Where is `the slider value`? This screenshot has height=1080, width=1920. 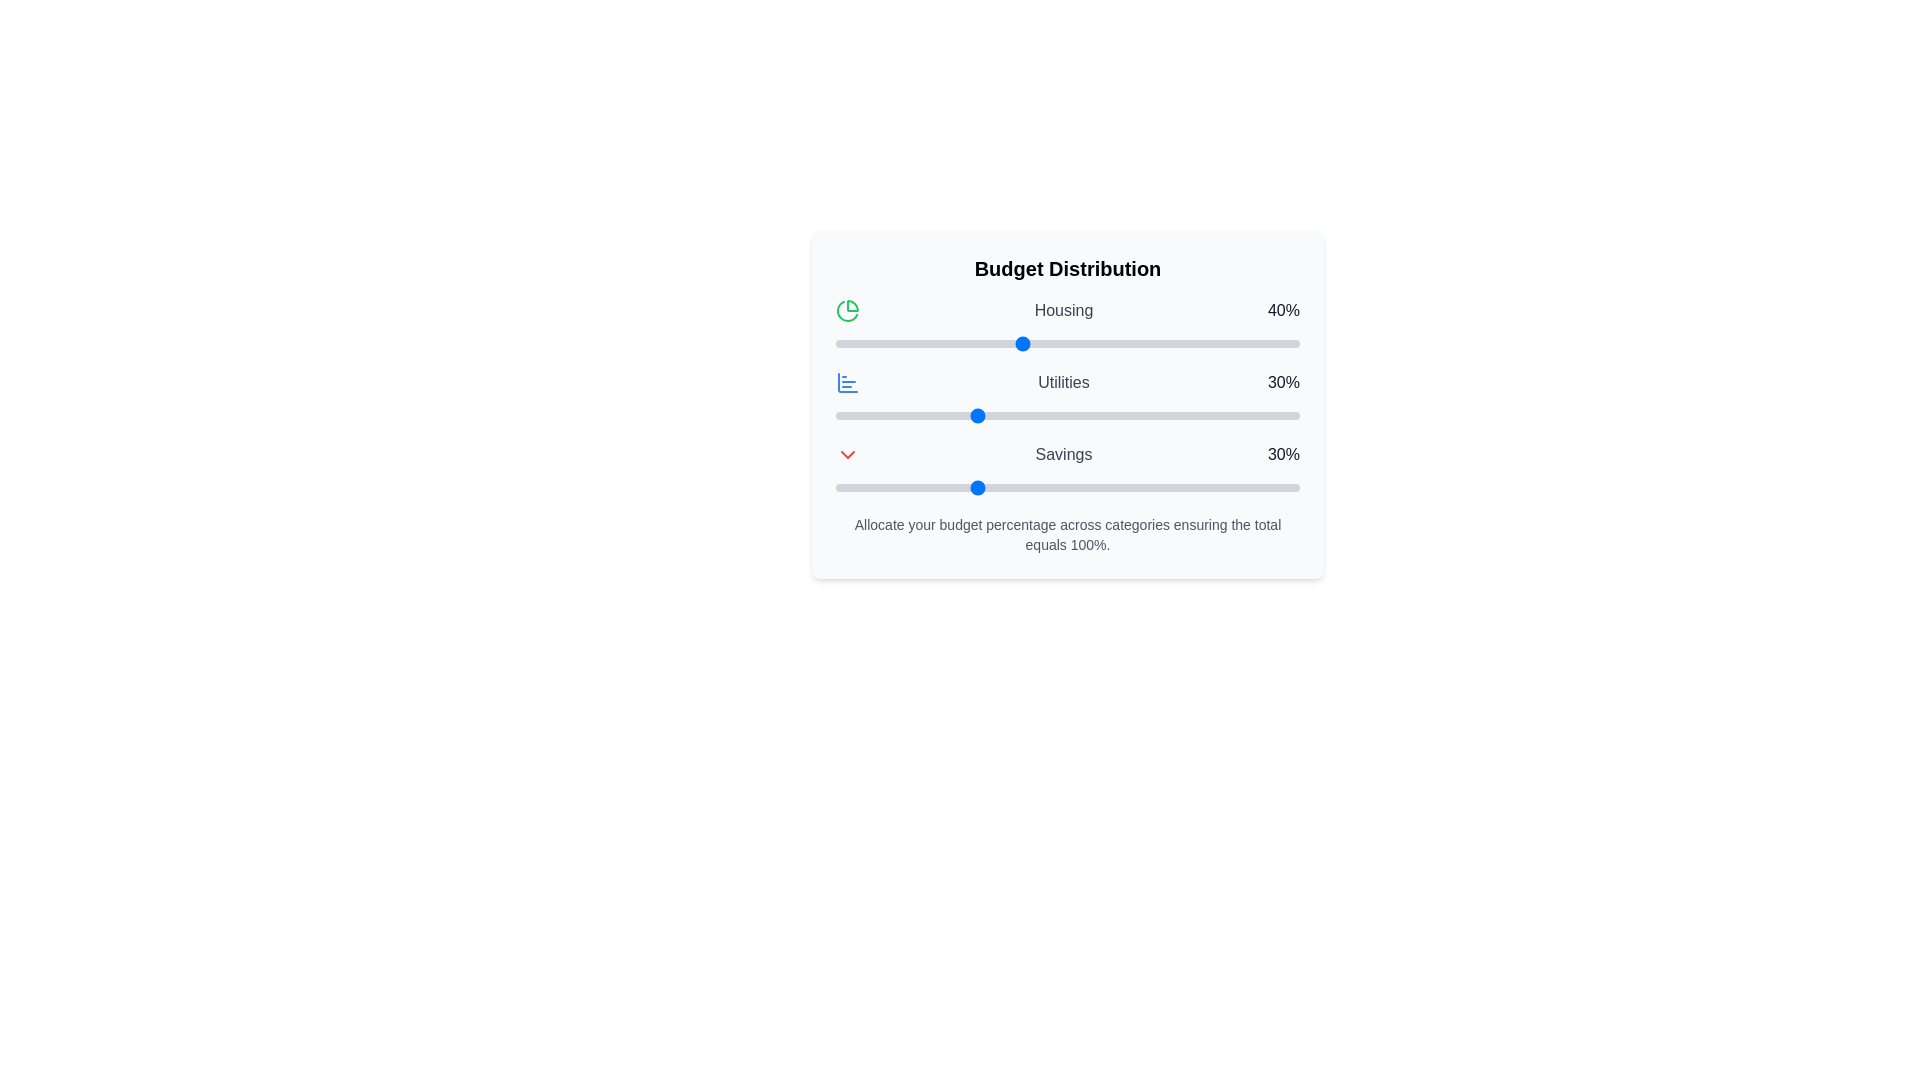 the slider value is located at coordinates (998, 415).